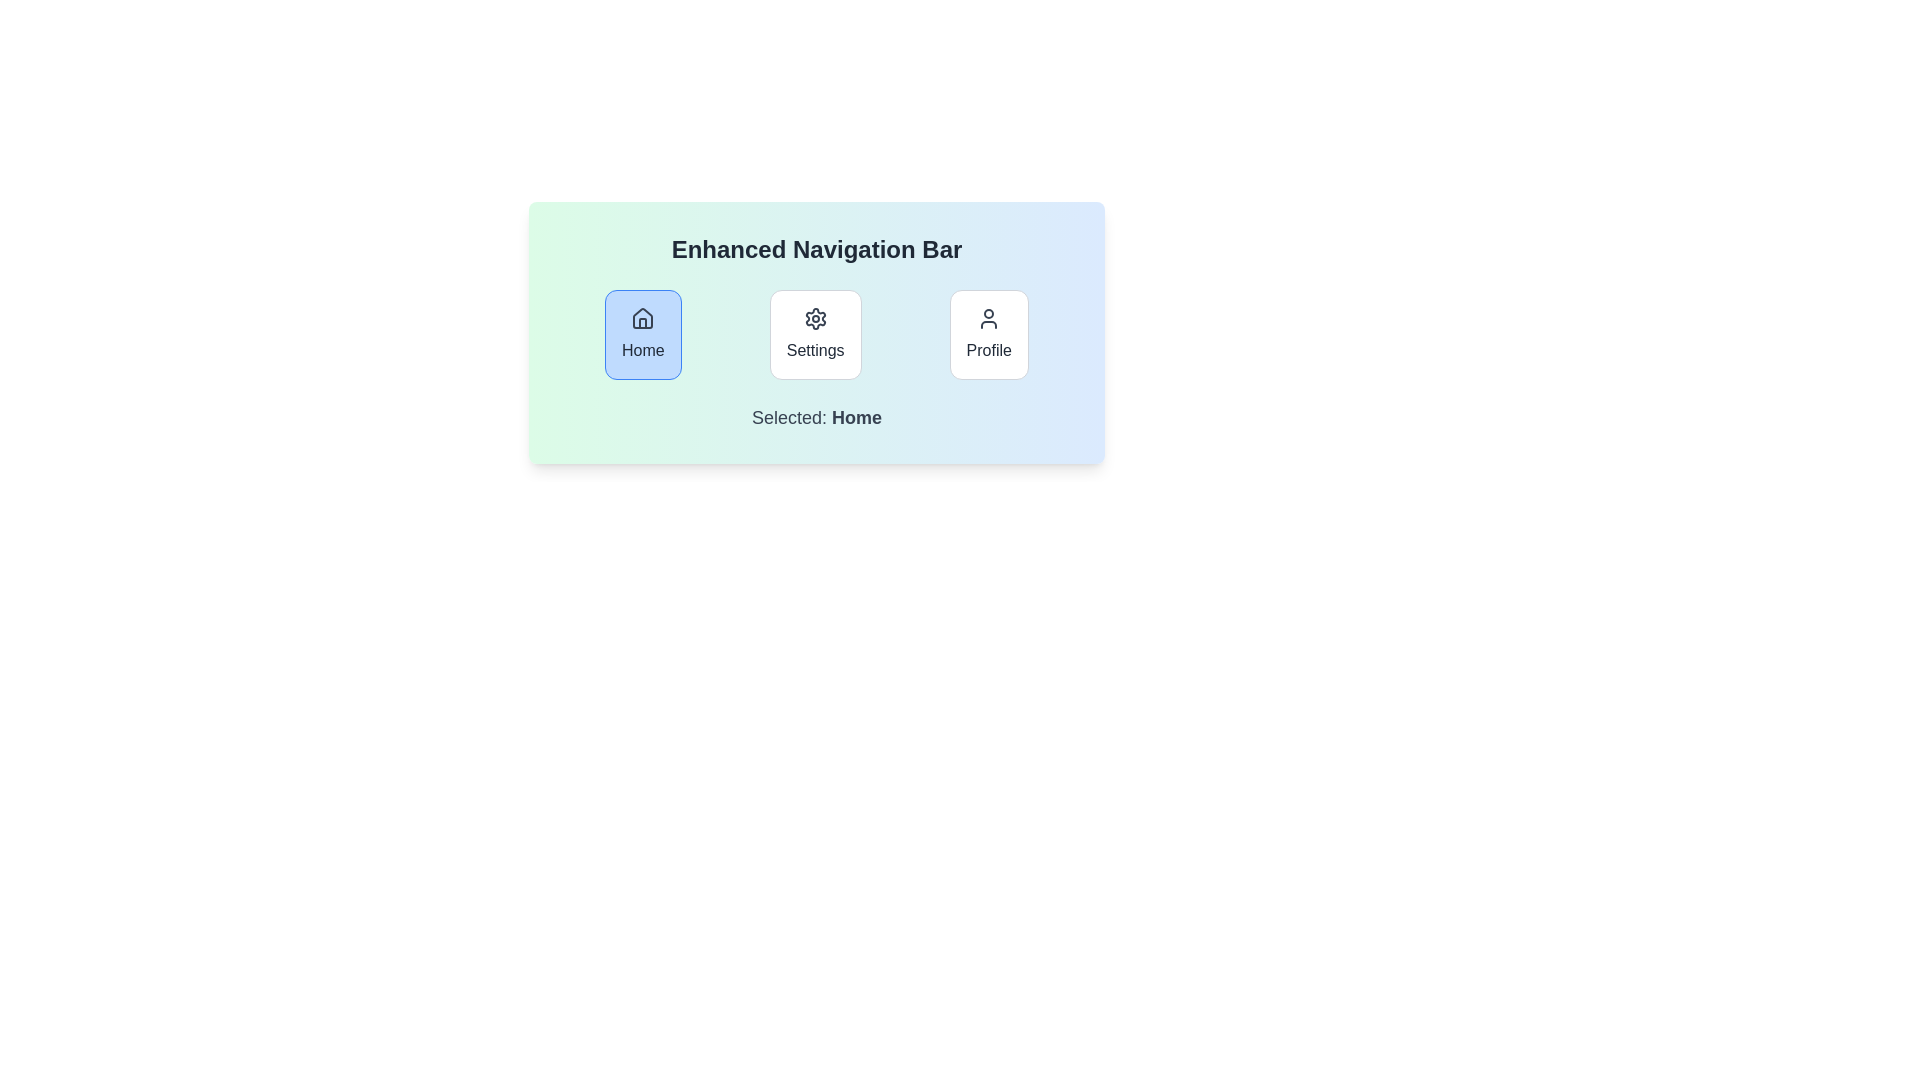 This screenshot has height=1080, width=1920. What do you see at coordinates (643, 322) in the screenshot?
I see `the Decorative icon element, which is a small part of the house icon located within the 'Home' button in the navigation bar` at bounding box center [643, 322].